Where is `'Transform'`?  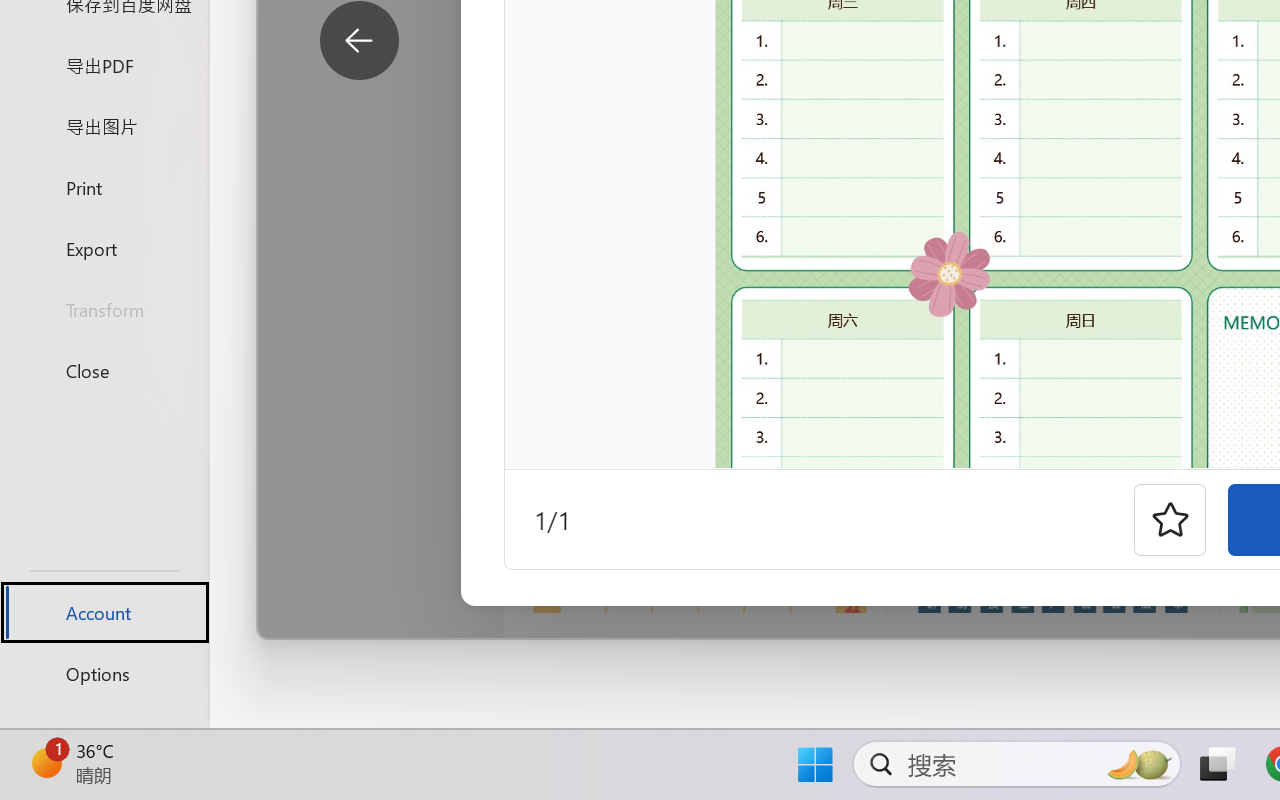
'Transform' is located at coordinates (103, 308).